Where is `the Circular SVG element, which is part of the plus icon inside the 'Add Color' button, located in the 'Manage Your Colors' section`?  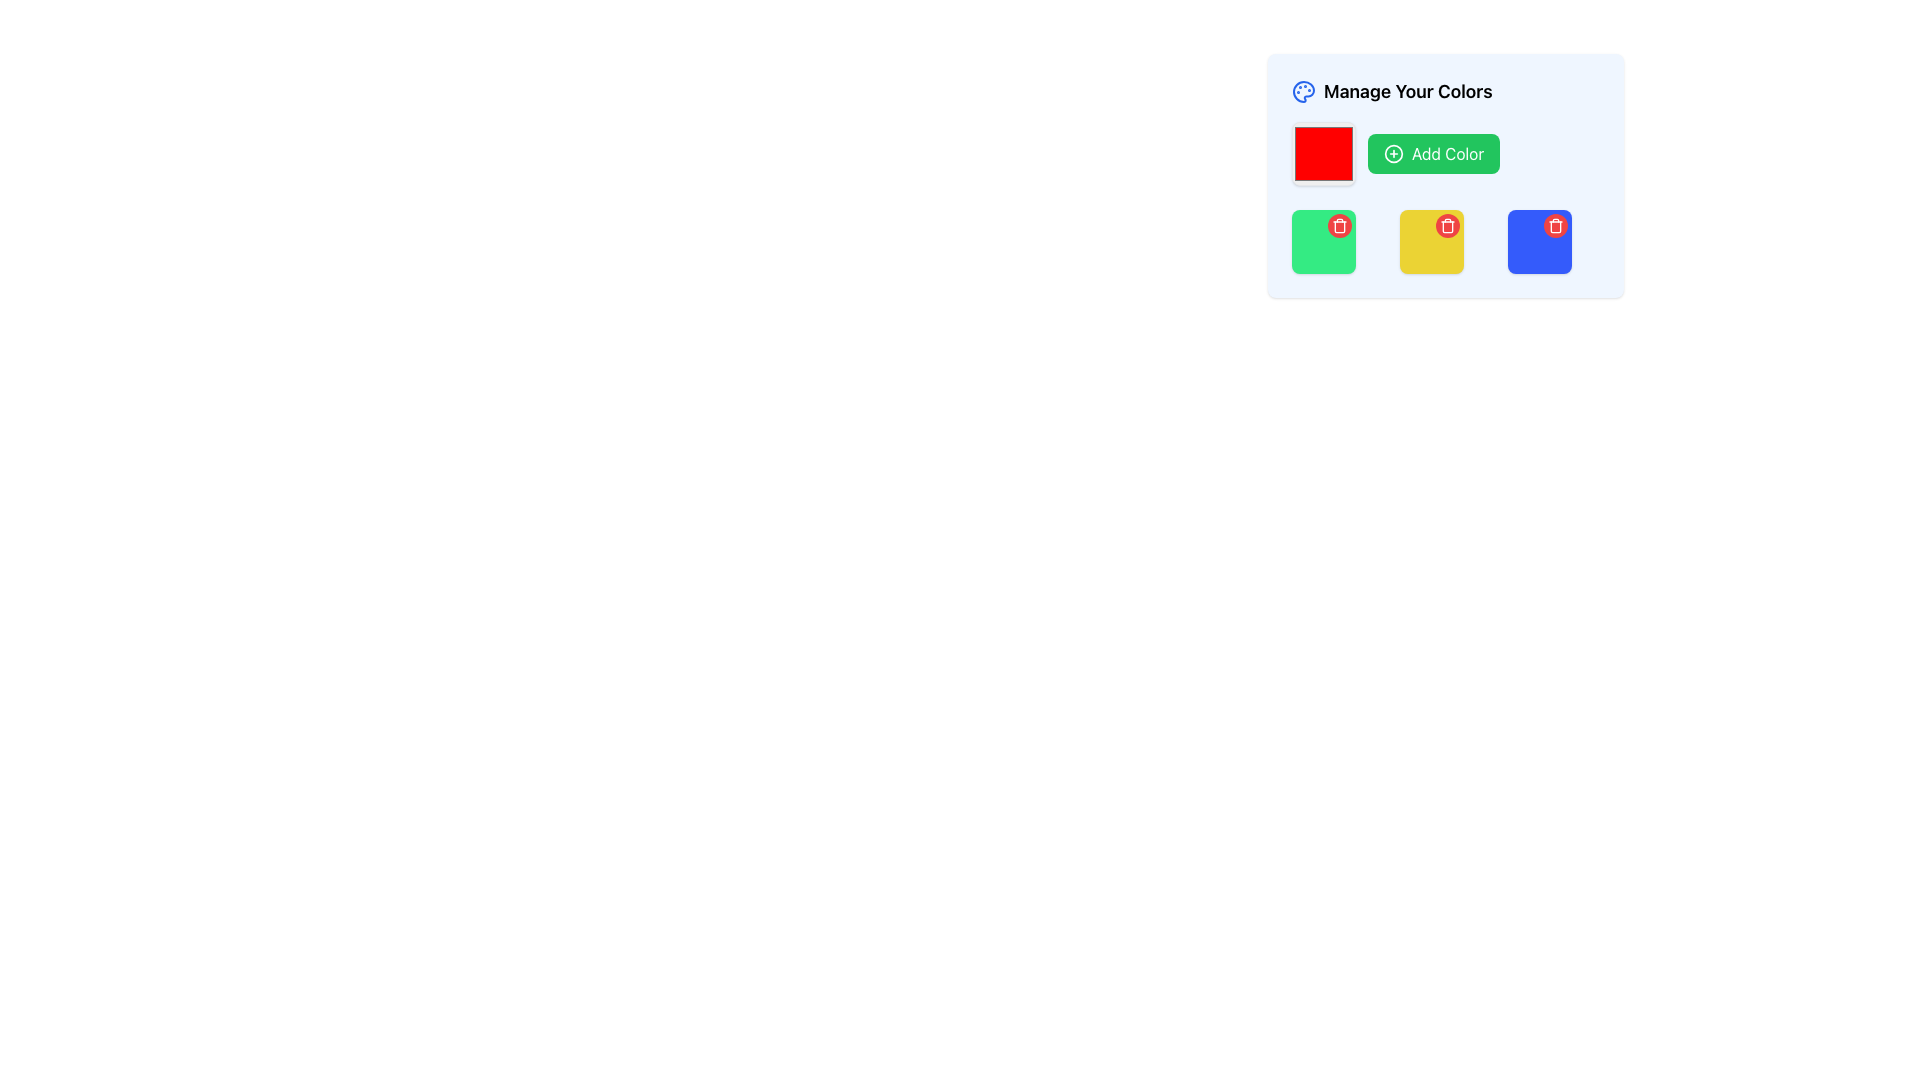
the Circular SVG element, which is part of the plus icon inside the 'Add Color' button, located in the 'Manage Your Colors' section is located at coordinates (1392, 153).